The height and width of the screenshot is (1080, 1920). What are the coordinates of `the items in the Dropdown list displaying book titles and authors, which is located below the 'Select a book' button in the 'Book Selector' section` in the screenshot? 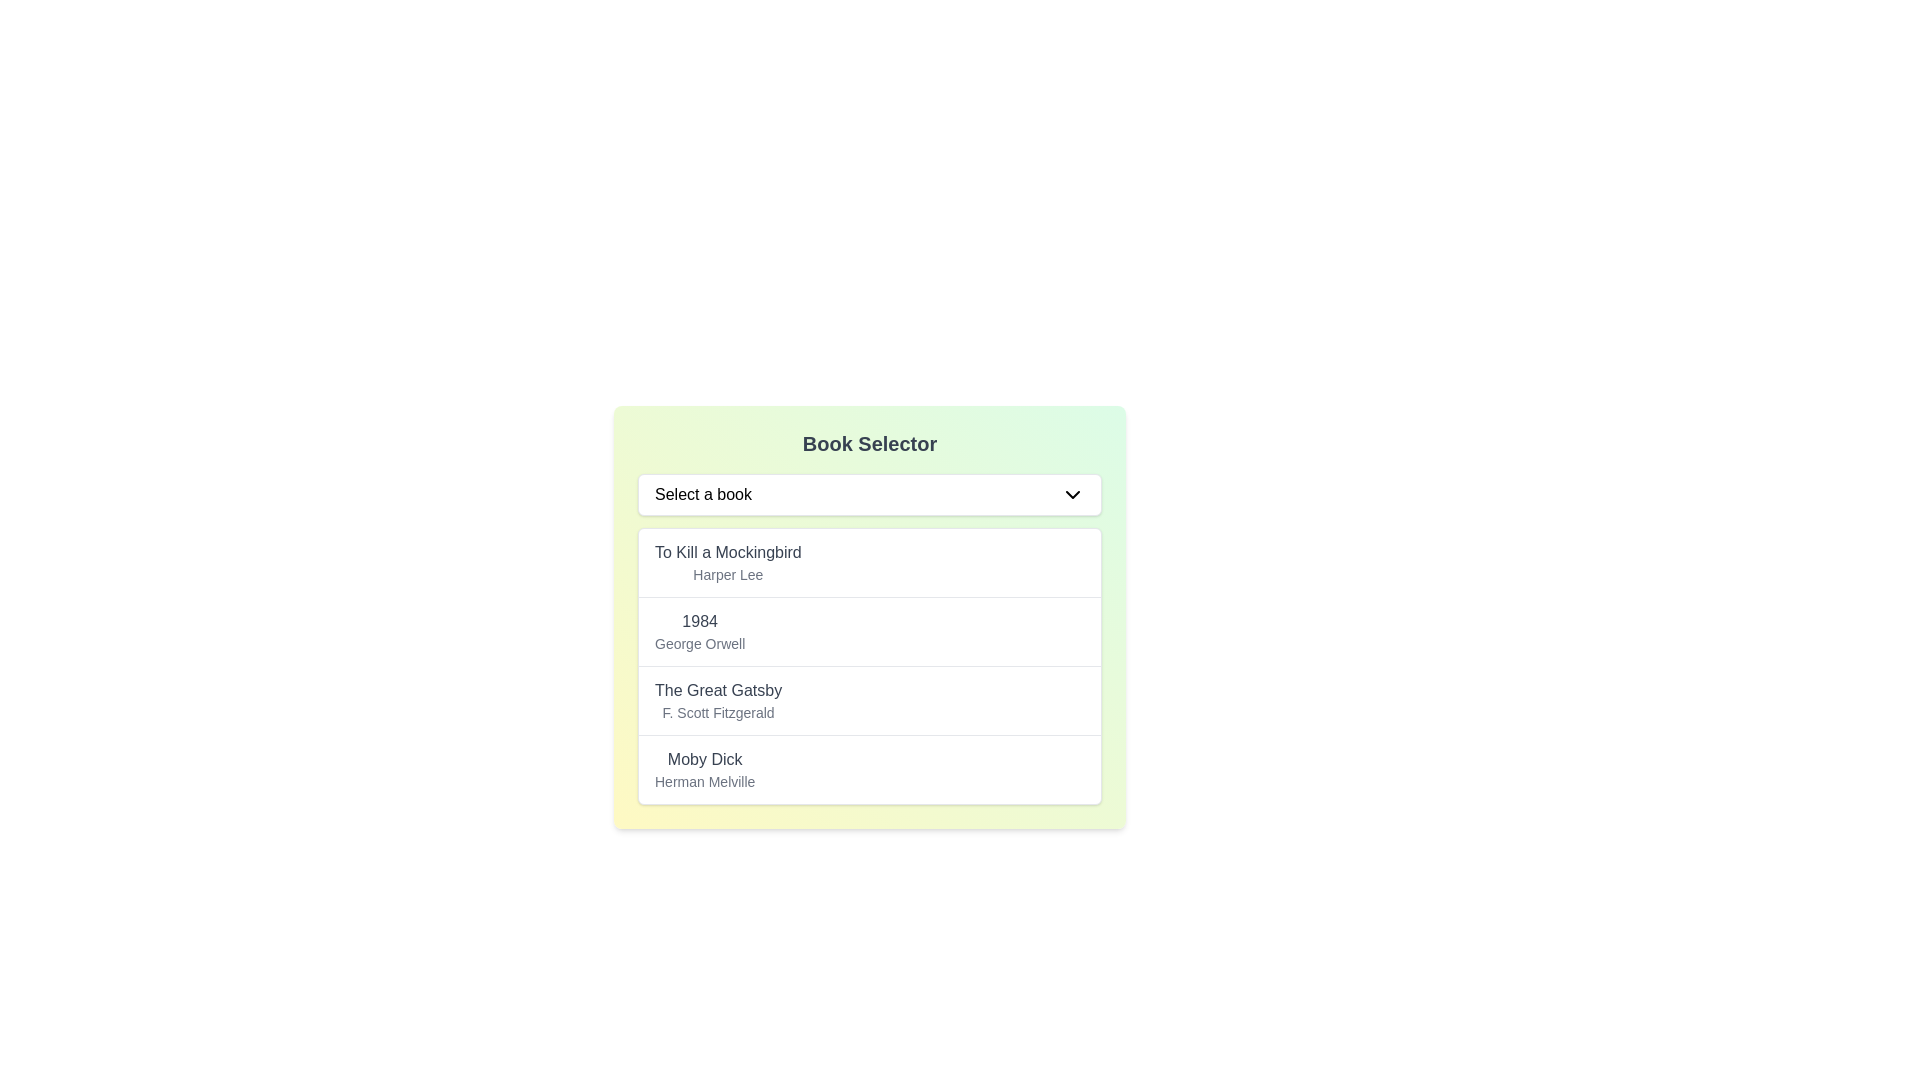 It's located at (869, 666).